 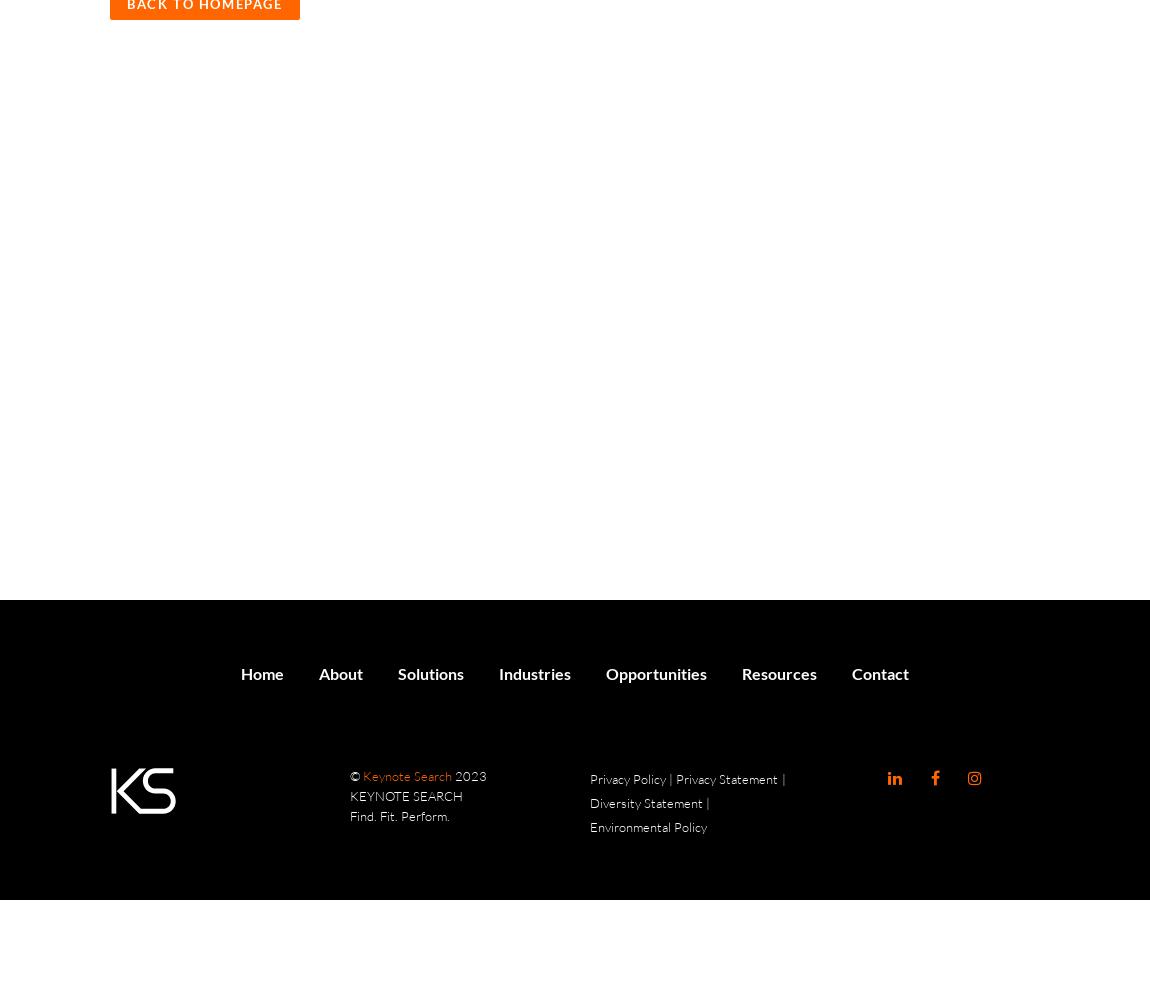 I want to click on 'Resources', so click(x=778, y=673).